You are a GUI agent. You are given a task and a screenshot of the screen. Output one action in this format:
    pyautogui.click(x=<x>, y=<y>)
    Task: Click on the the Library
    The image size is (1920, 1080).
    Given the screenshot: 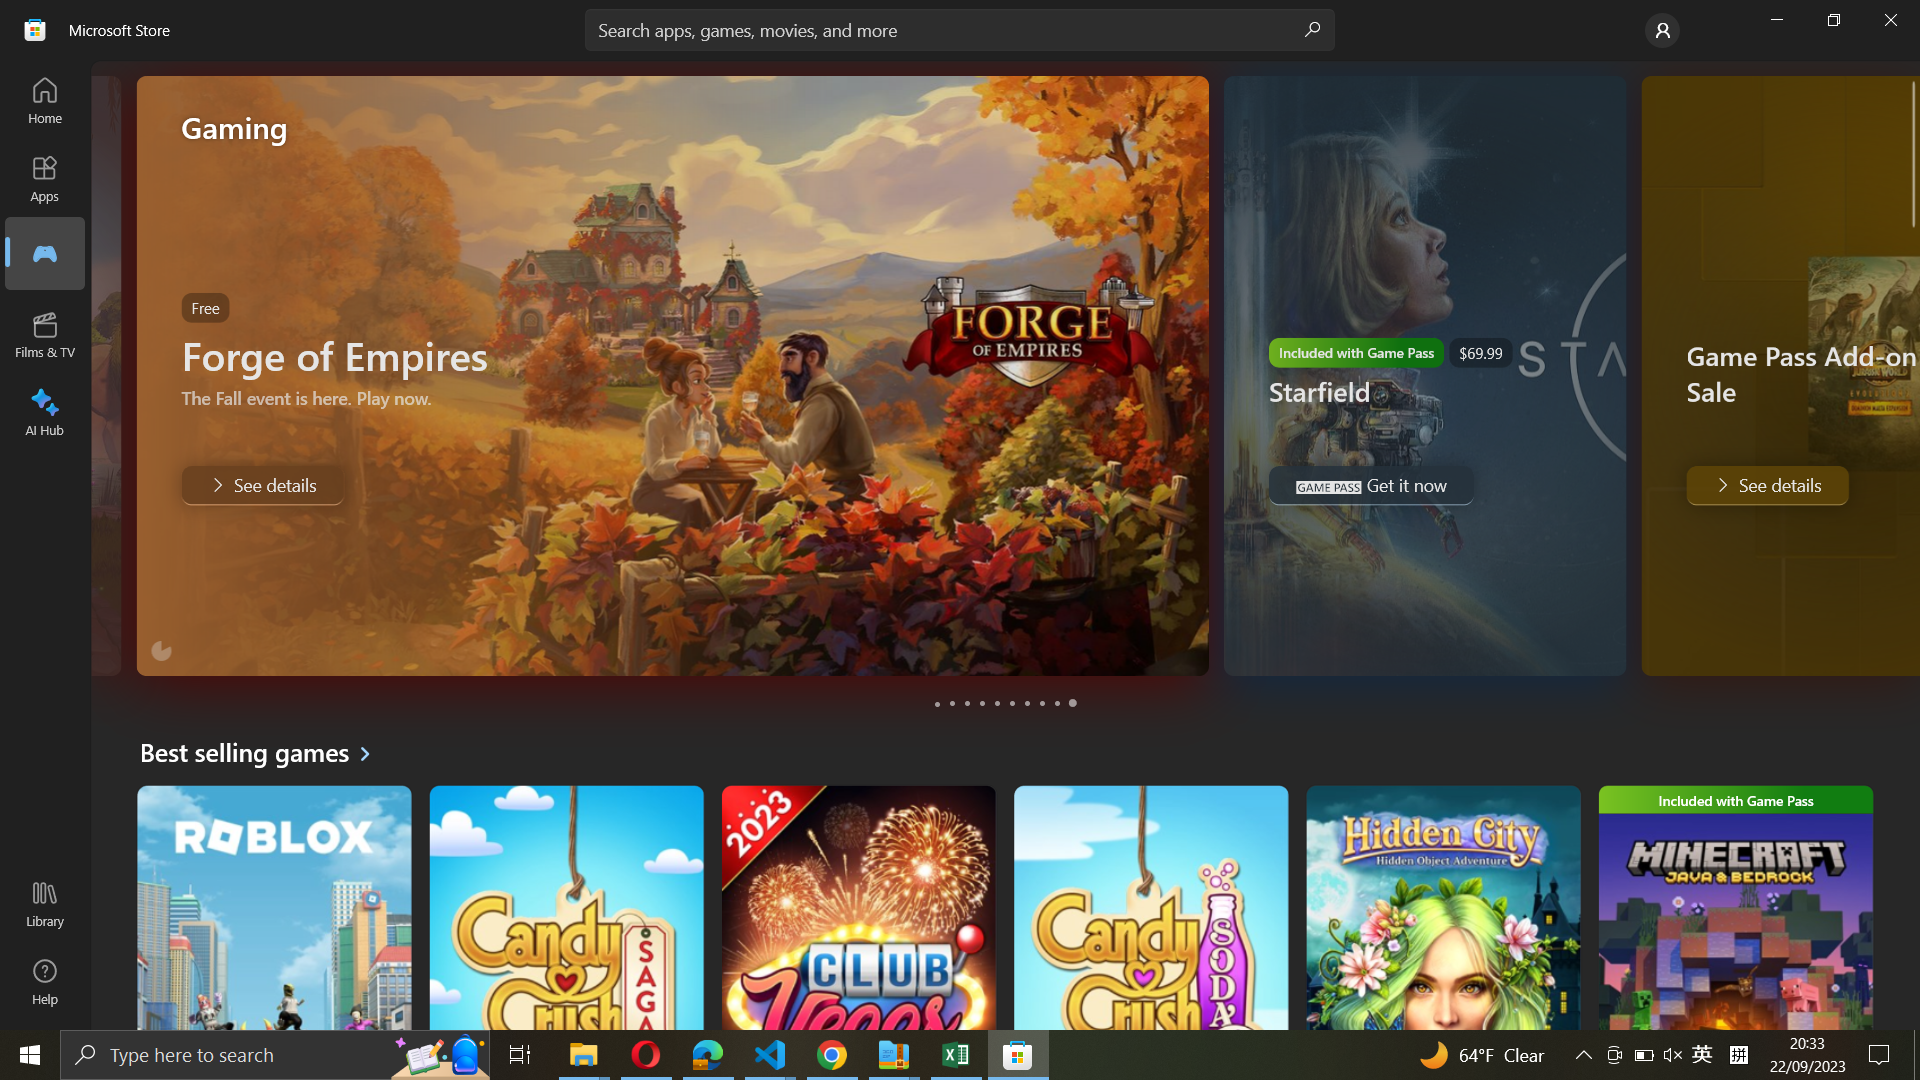 What is the action you would take?
    pyautogui.click(x=48, y=906)
    